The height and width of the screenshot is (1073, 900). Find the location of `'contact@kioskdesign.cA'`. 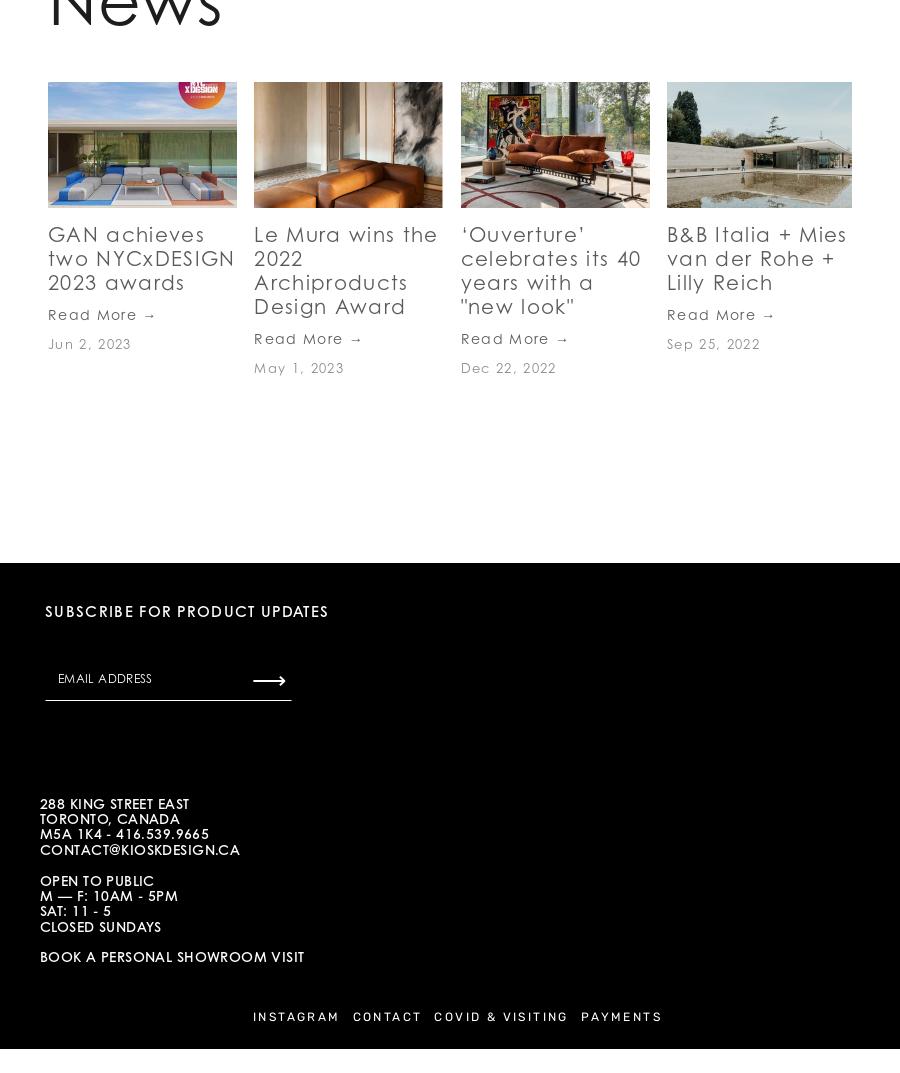

'contact@kioskdesign.cA' is located at coordinates (140, 846).